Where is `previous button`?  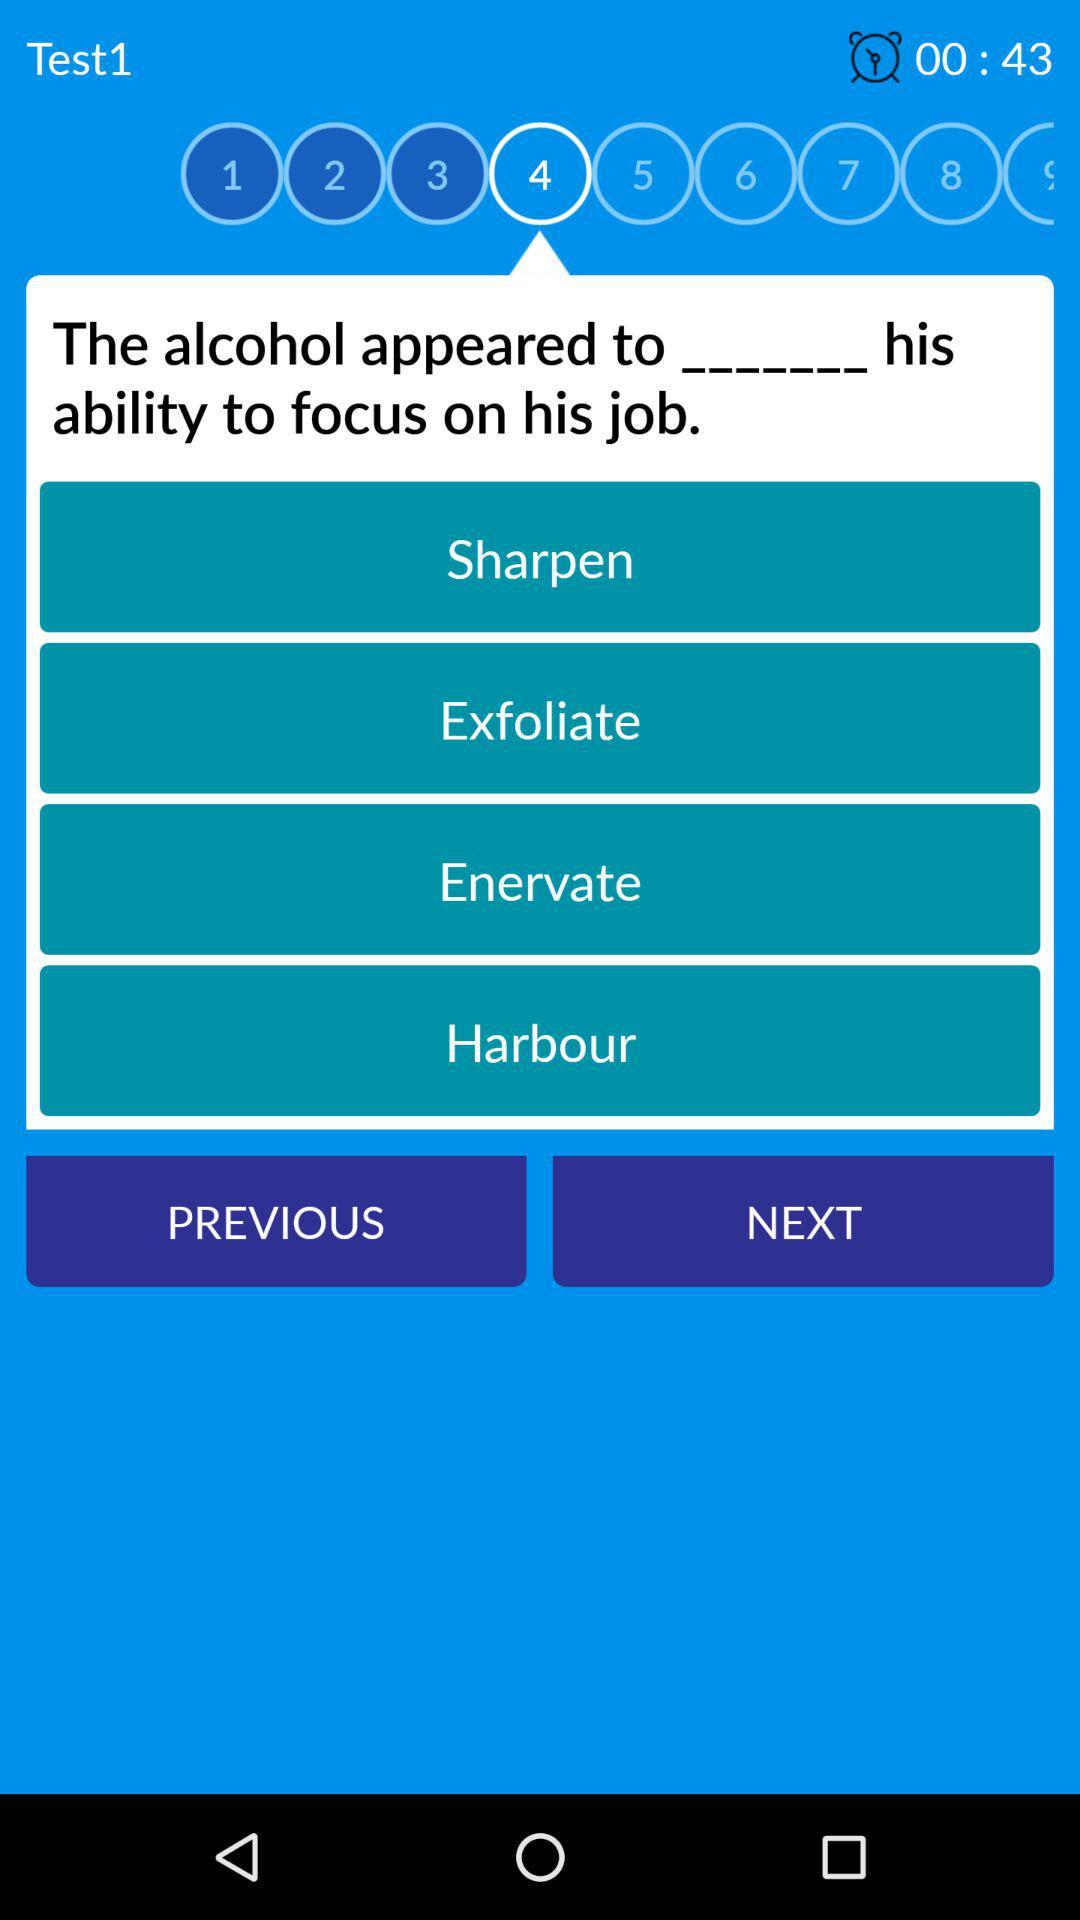
previous button is located at coordinates (276, 1220).